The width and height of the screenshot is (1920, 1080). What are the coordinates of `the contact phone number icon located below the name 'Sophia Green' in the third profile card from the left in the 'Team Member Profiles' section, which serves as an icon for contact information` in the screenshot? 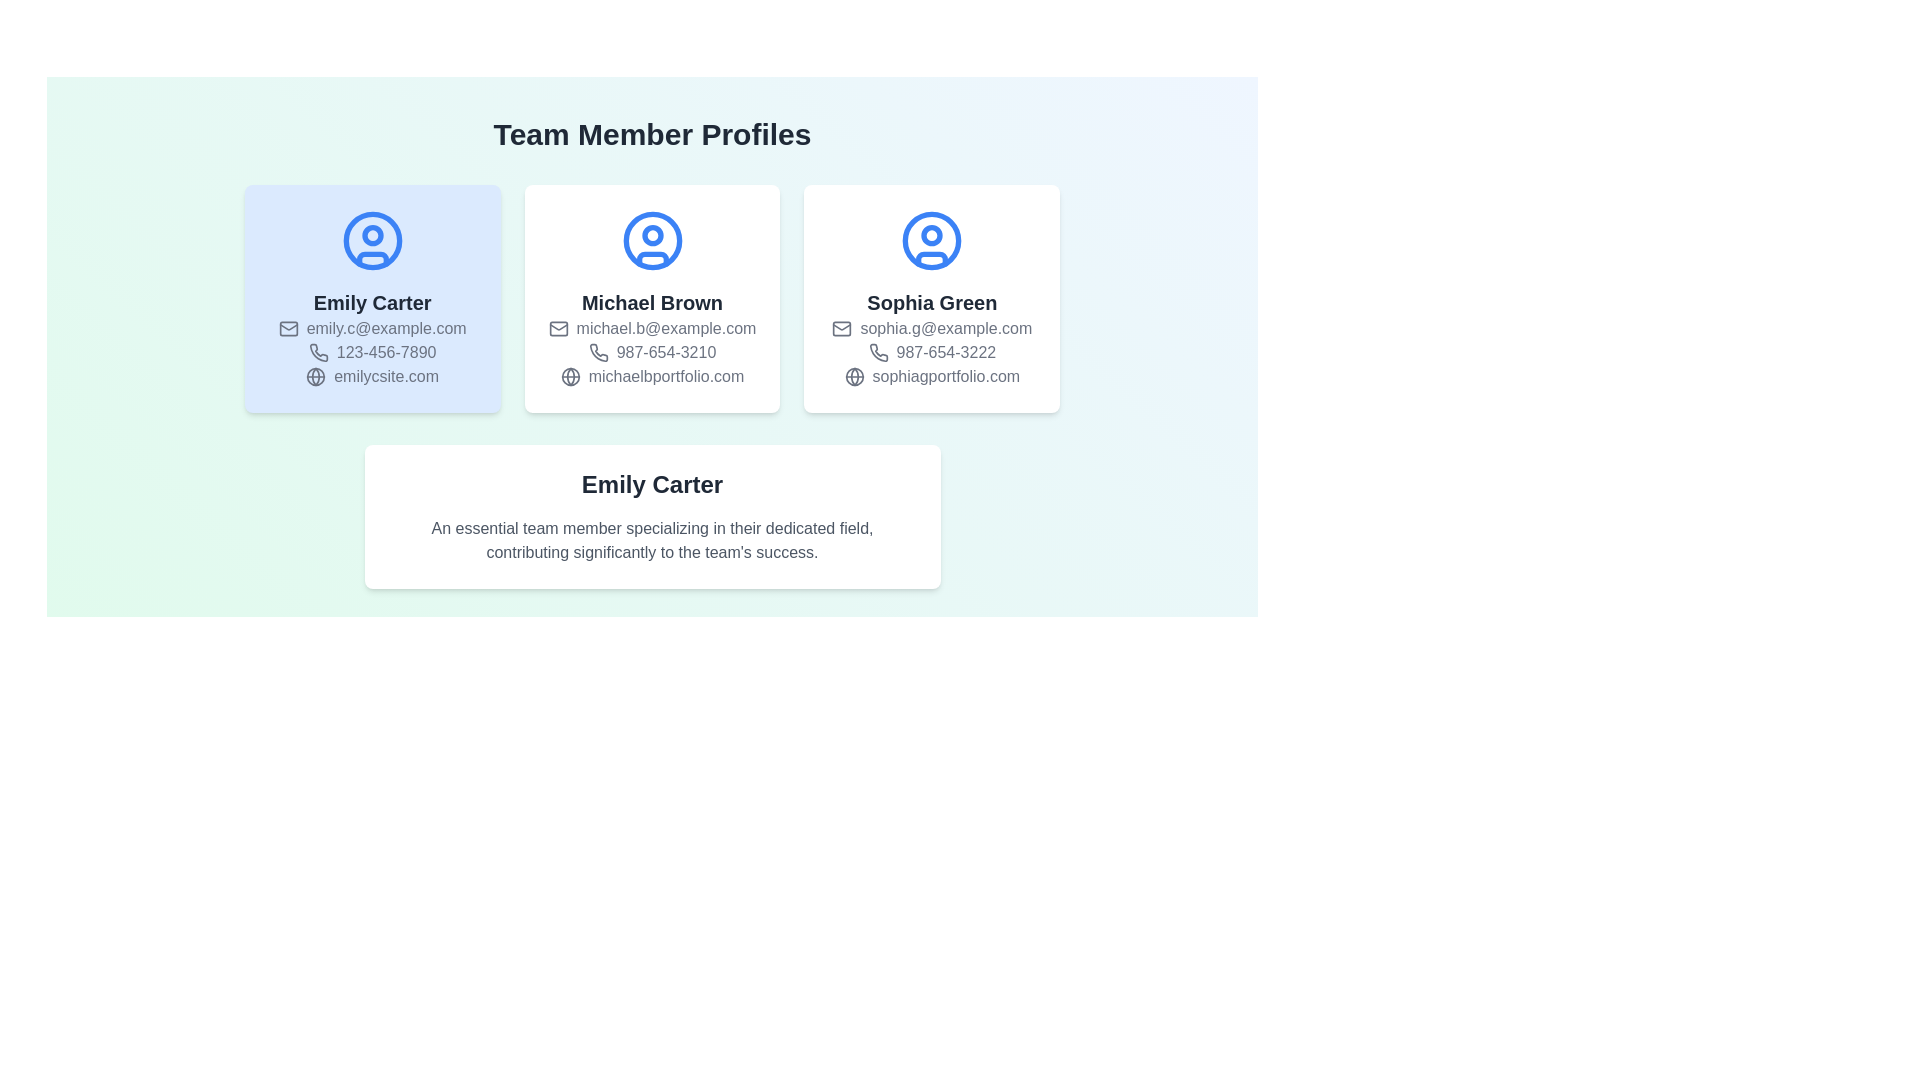 It's located at (878, 351).